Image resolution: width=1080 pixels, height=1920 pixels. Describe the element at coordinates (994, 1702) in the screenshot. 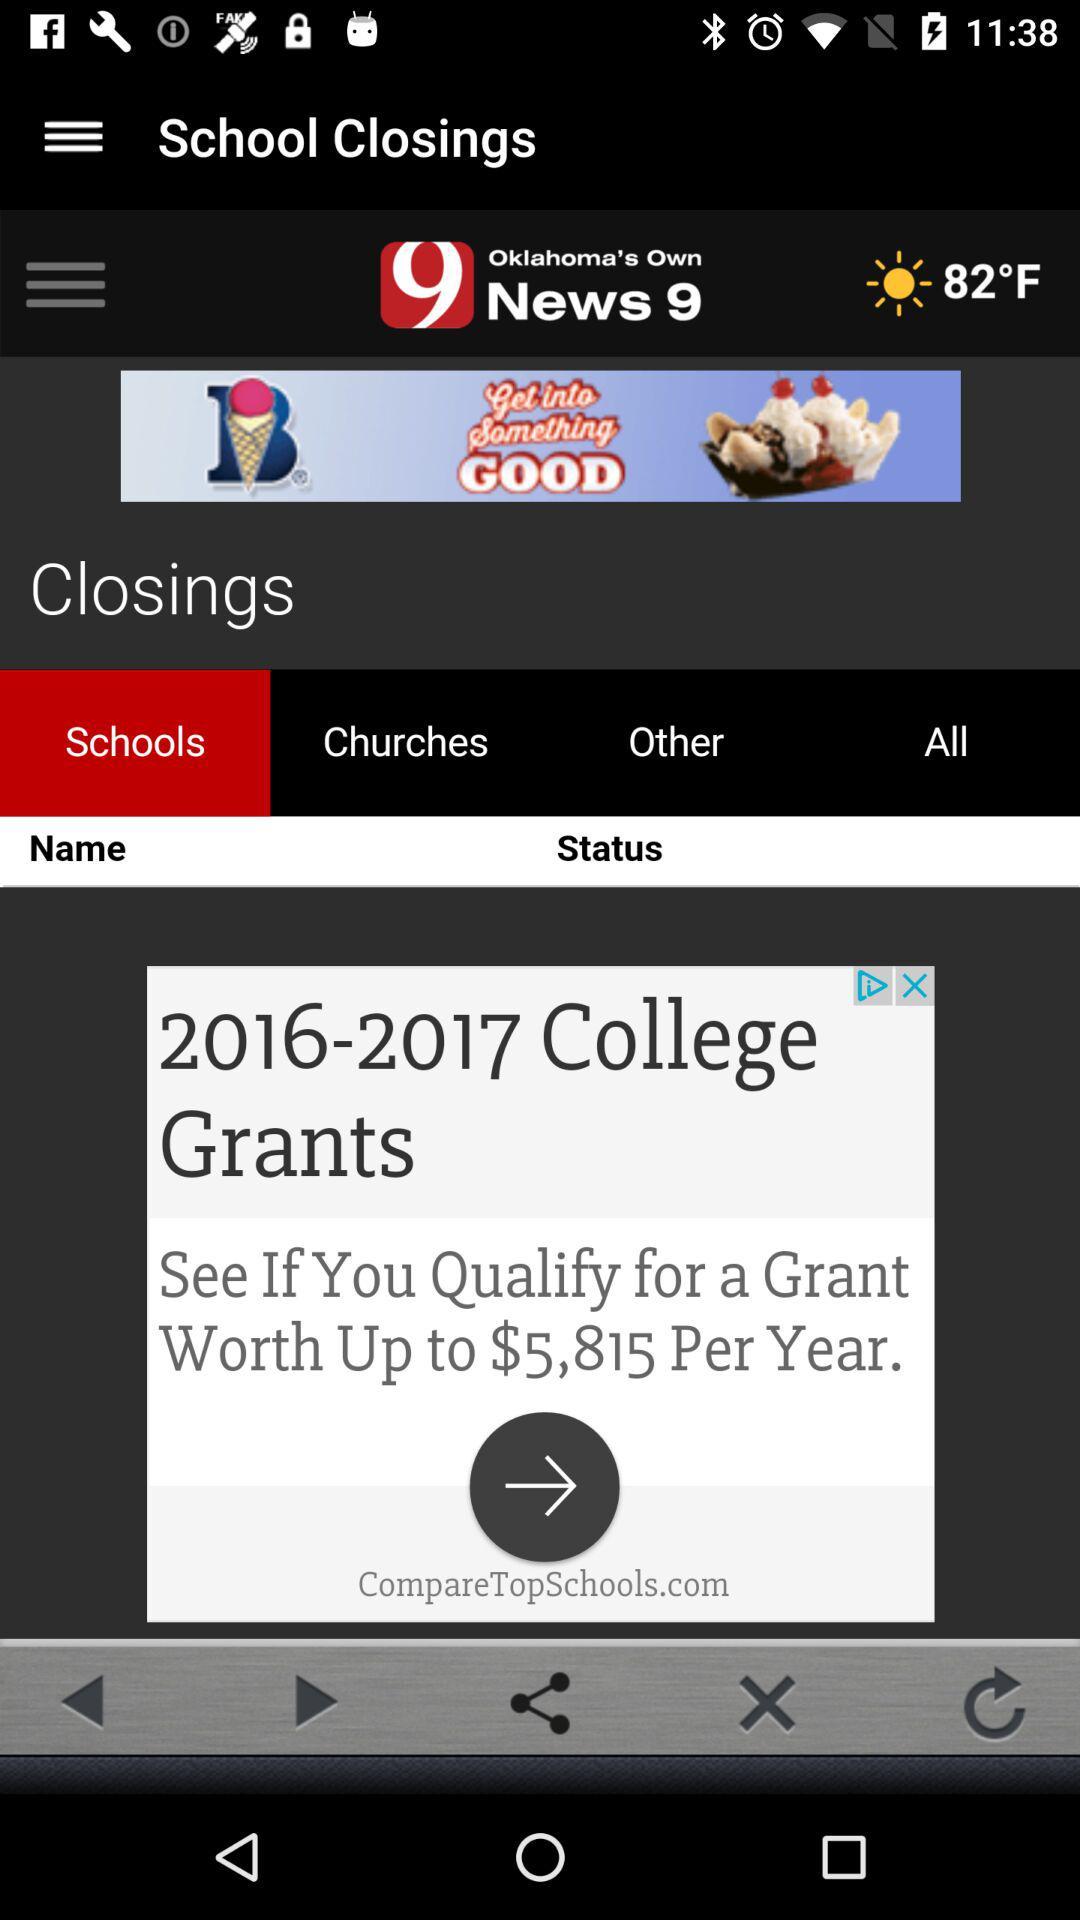

I see `the refresh icon` at that location.